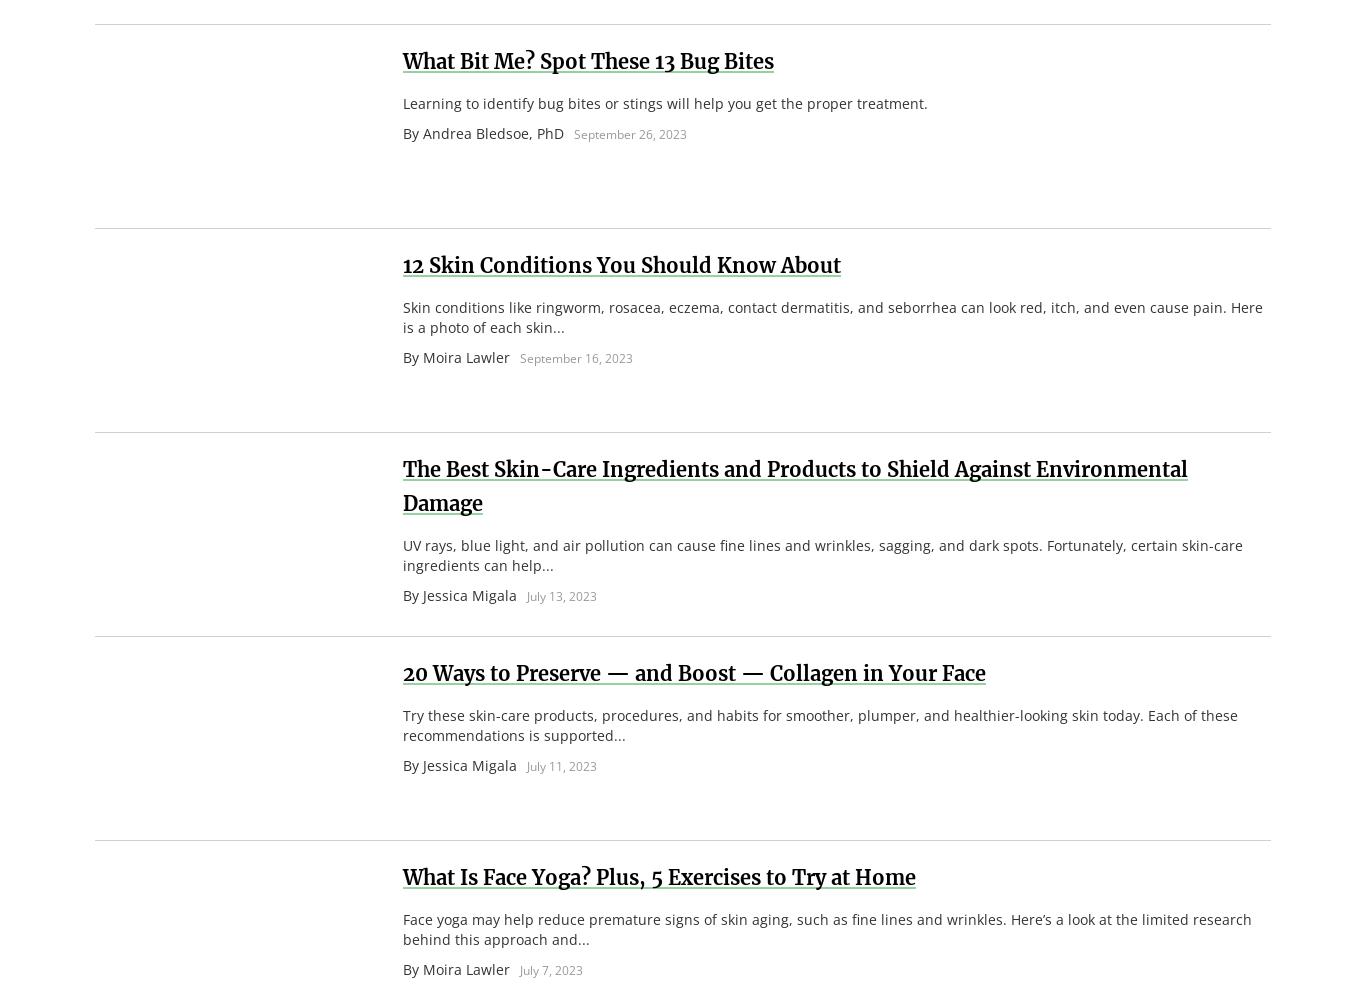 This screenshot has height=1008, width=1366. Describe the element at coordinates (587, 60) in the screenshot. I see `'What Bit Me? Spot These 13 Bug Bites'` at that location.